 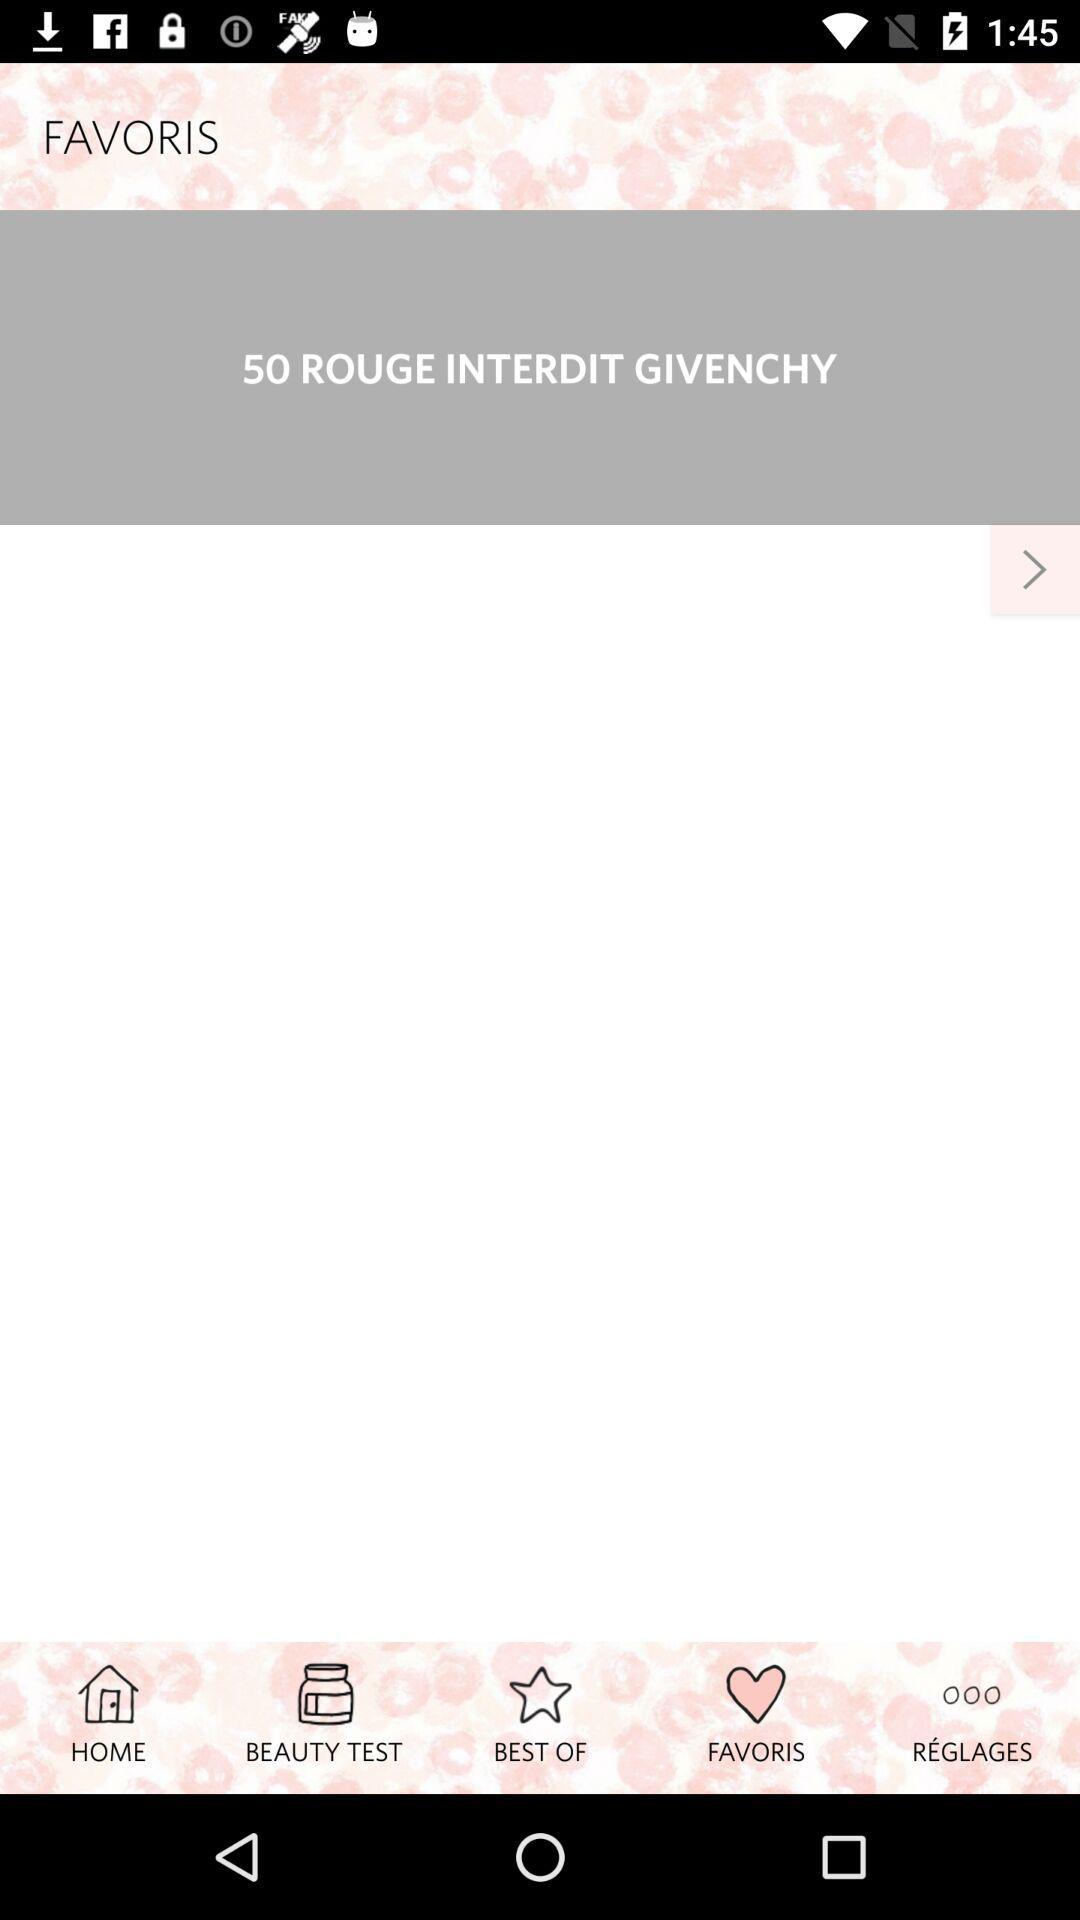 What do you see at coordinates (540, 1716) in the screenshot?
I see `best of` at bounding box center [540, 1716].